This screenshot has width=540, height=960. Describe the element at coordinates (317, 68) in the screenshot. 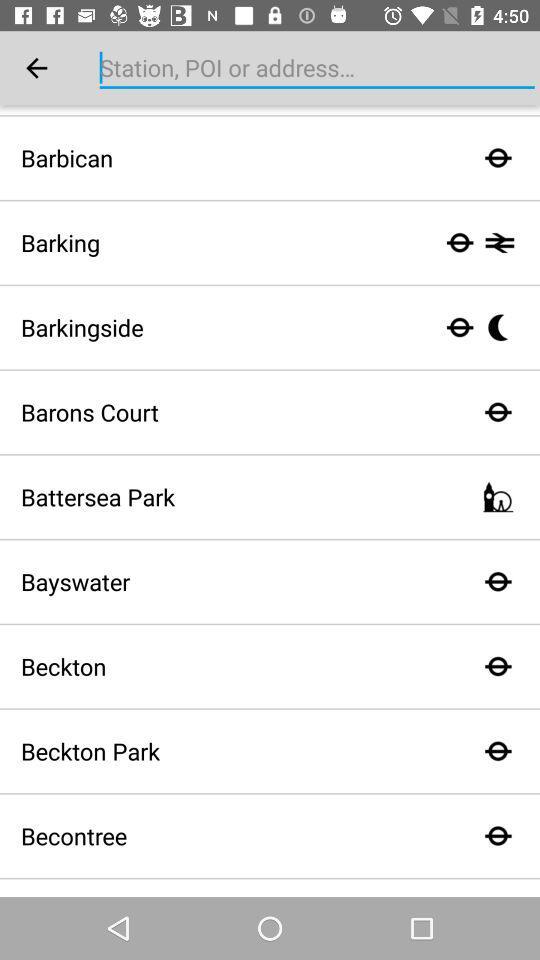

I see `station poi or address` at that location.